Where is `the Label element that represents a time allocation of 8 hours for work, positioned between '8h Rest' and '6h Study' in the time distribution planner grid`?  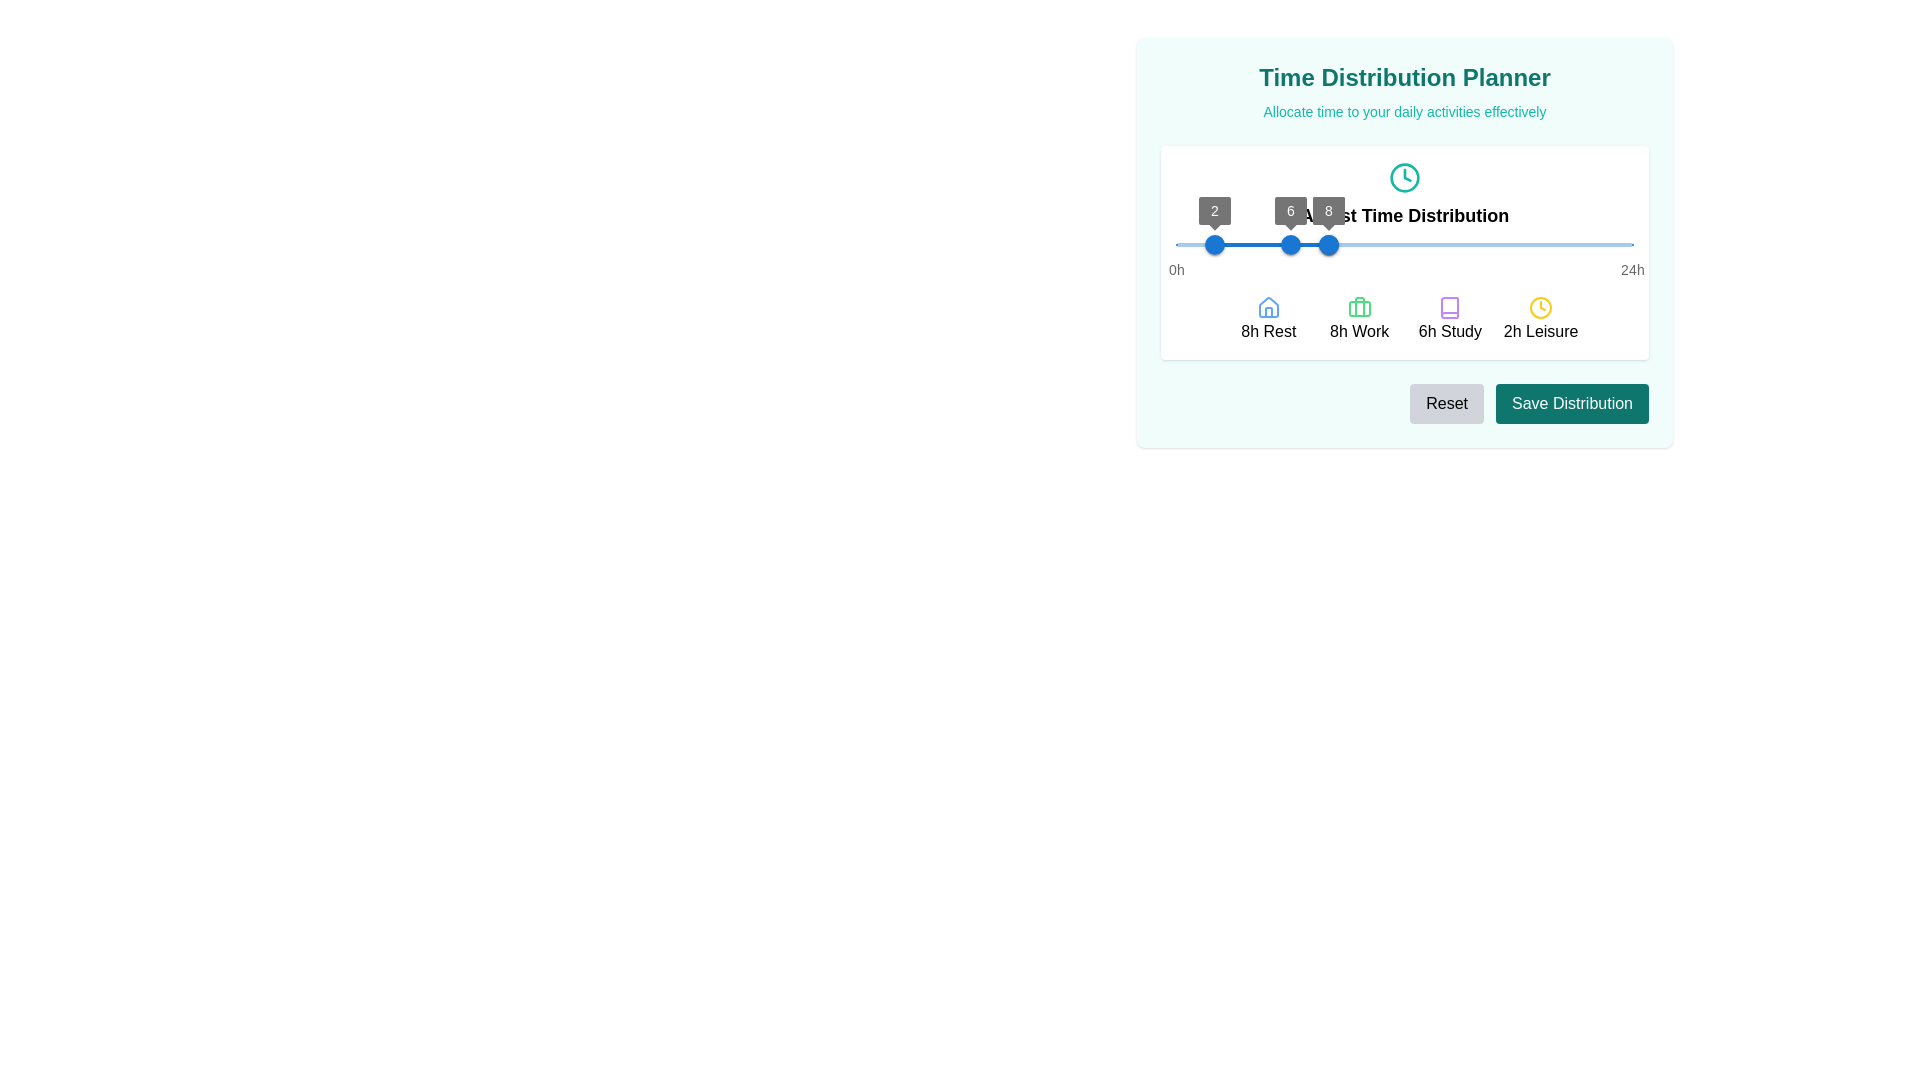 the Label element that represents a time allocation of 8 hours for work, positioned between '8h Rest' and '6h Study' in the time distribution planner grid is located at coordinates (1359, 319).